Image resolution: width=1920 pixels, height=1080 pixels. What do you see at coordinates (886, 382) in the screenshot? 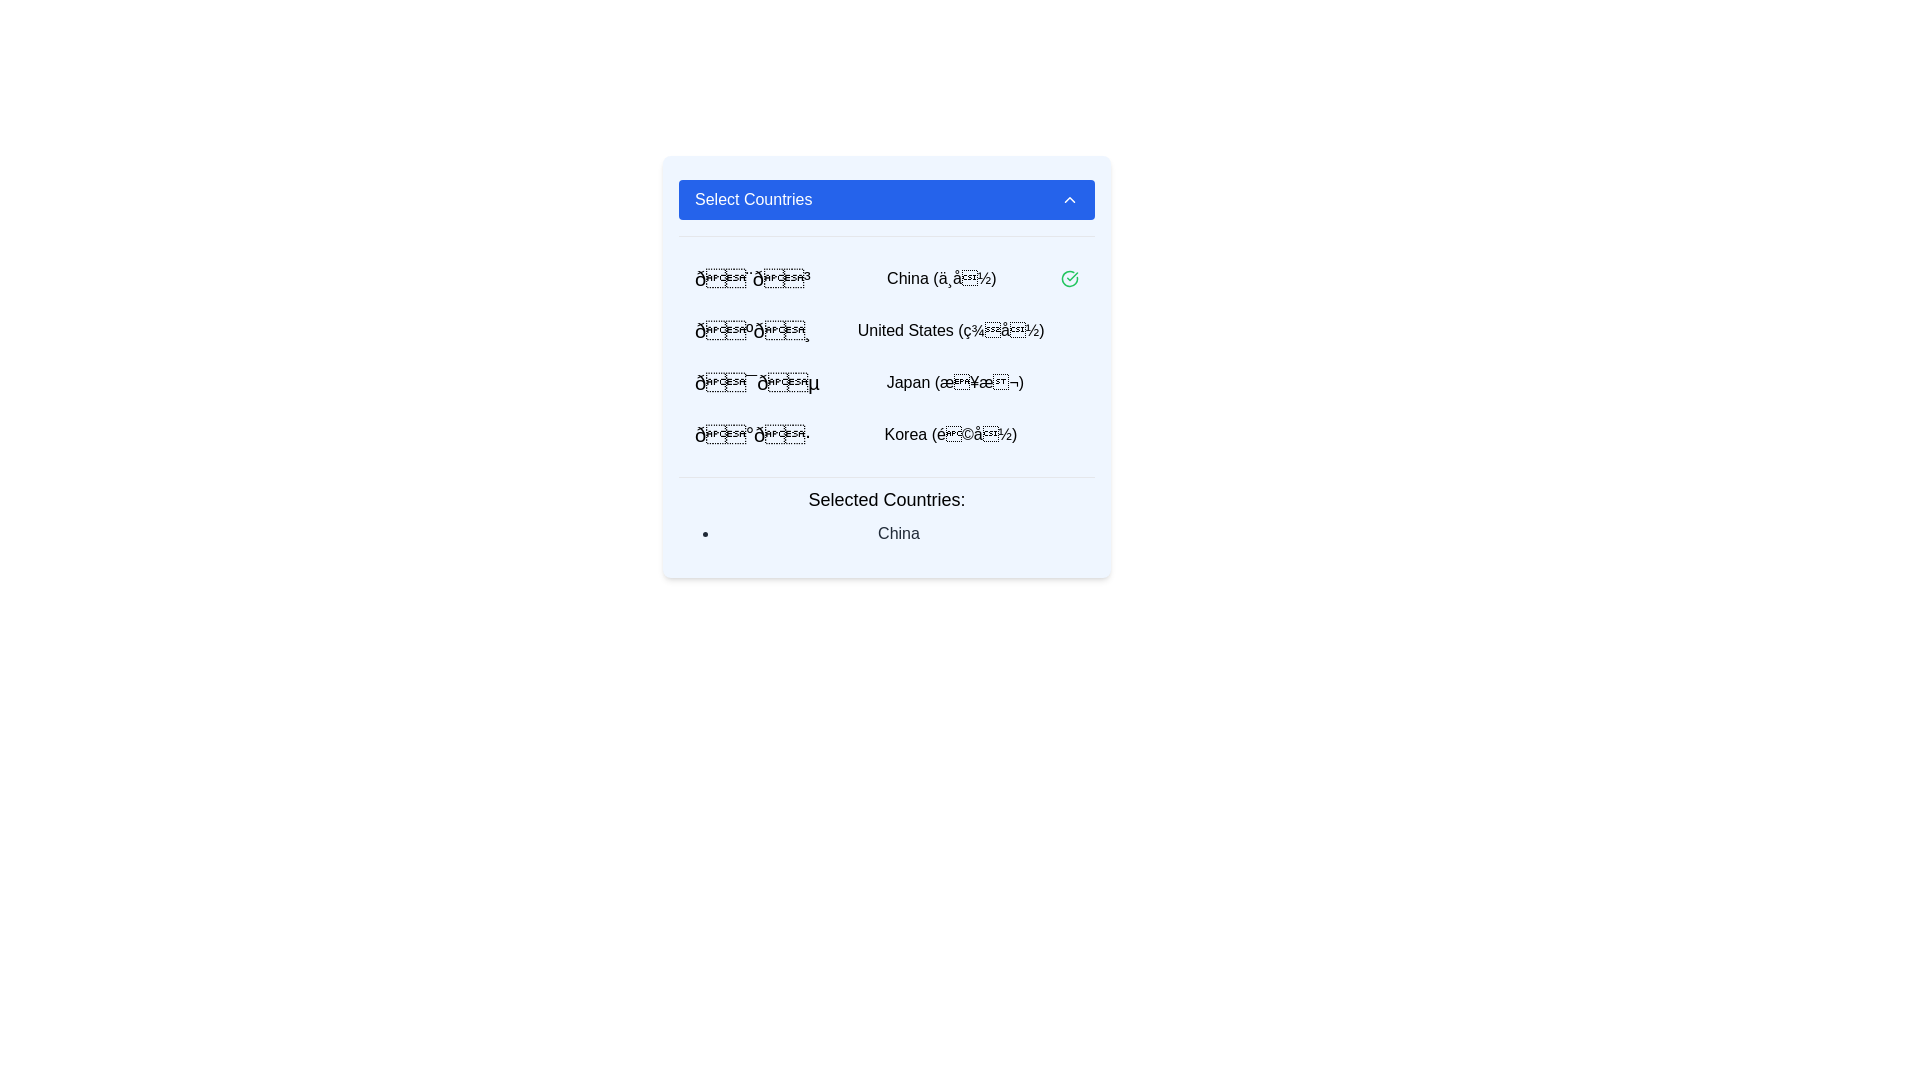
I see `the third row in the dropdown menu that contains the flag emoji for Japan (🇯🇵) followed by the text 'Japan (日本)', located between 'United States (美国)' and 'Korea (韩国)'` at bounding box center [886, 382].